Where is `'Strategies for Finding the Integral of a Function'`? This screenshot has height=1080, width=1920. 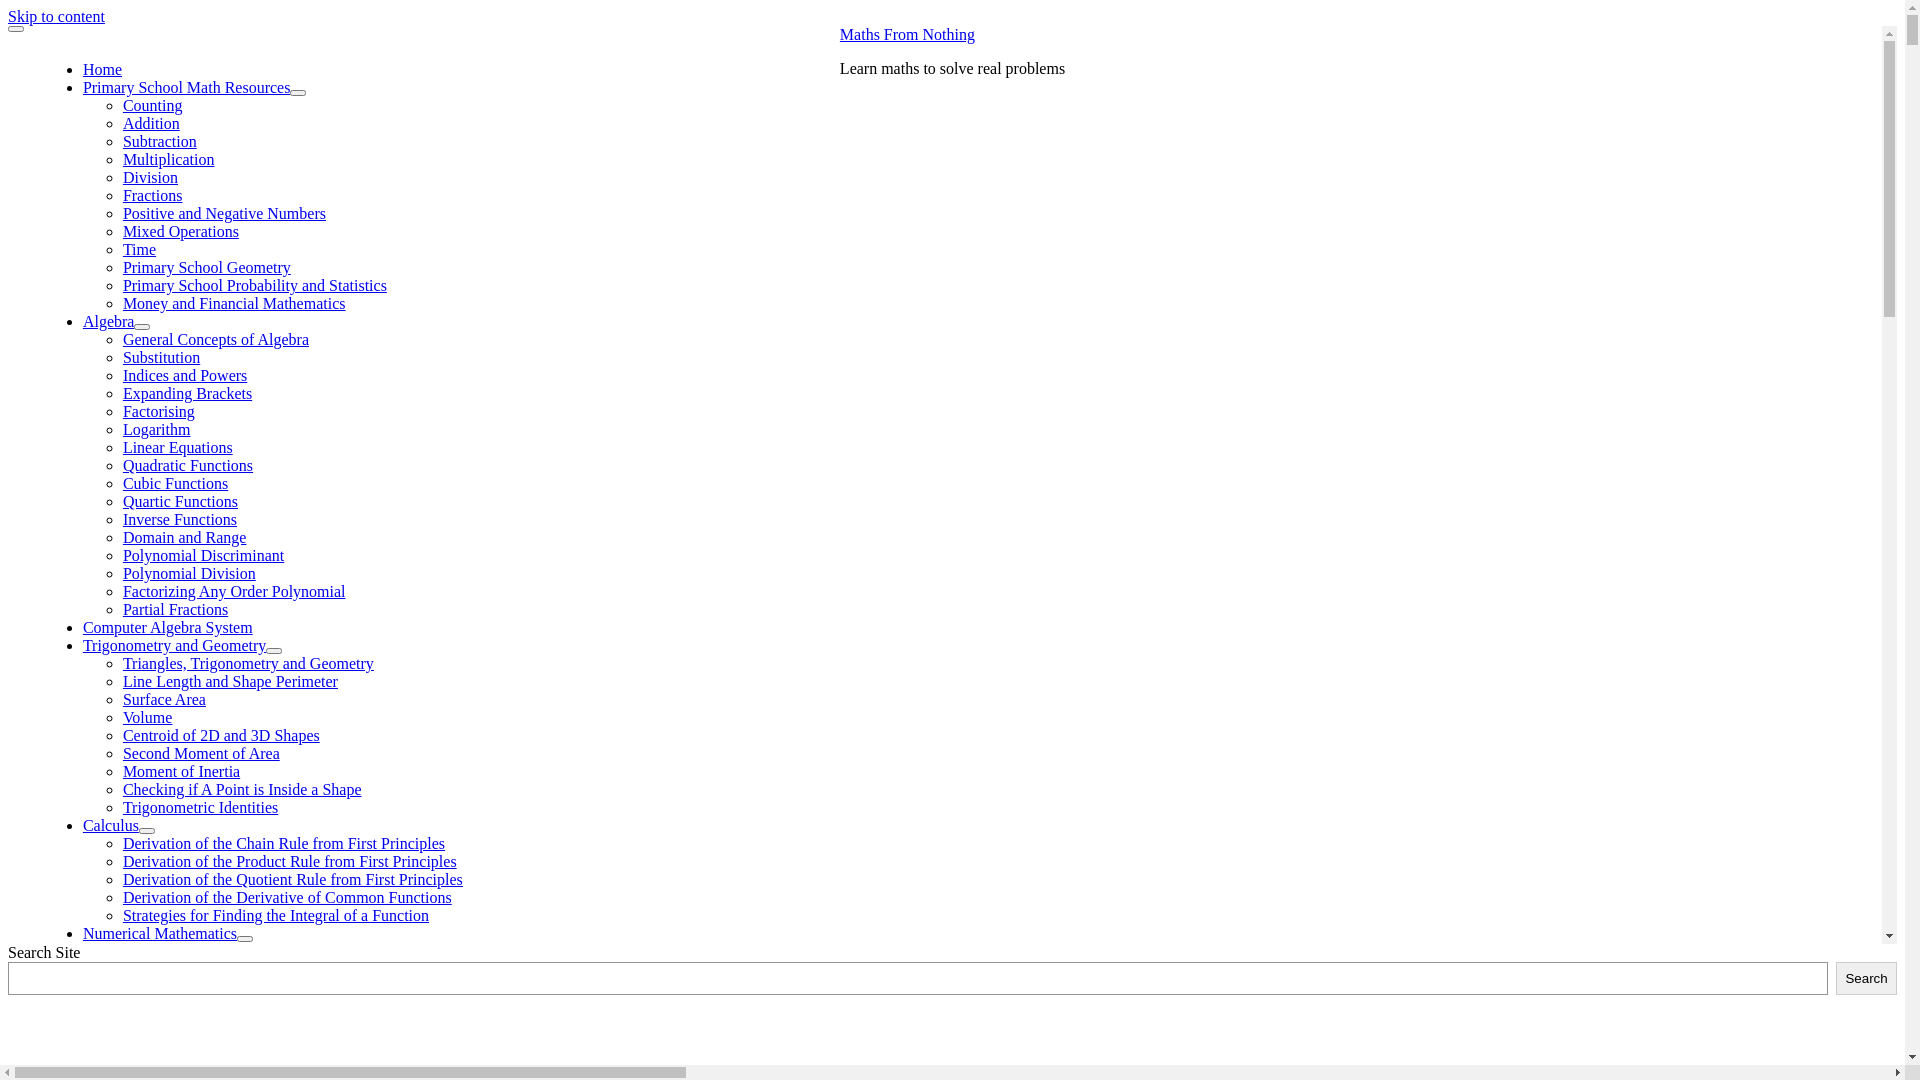 'Strategies for Finding the Integral of a Function' is located at coordinates (274, 915).